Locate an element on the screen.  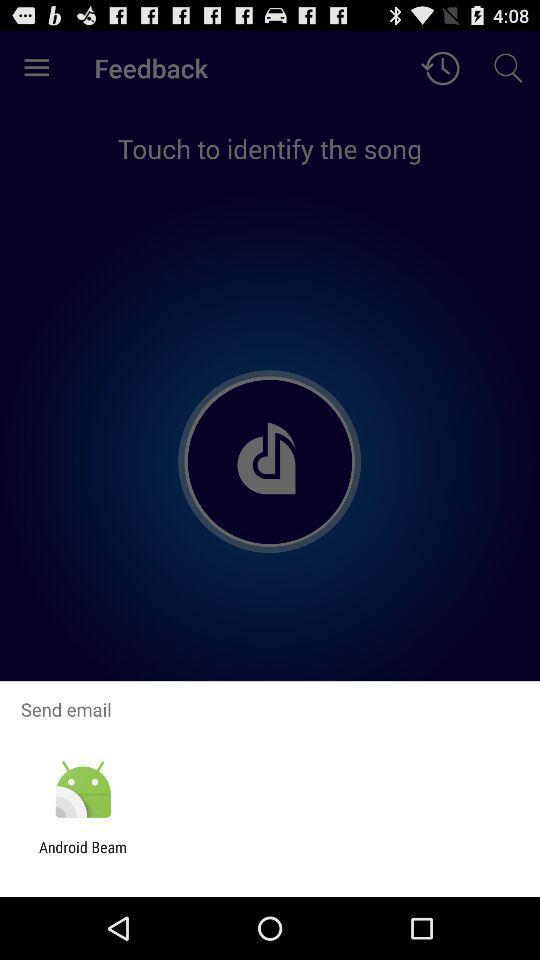
app above the android beam icon is located at coordinates (82, 790).